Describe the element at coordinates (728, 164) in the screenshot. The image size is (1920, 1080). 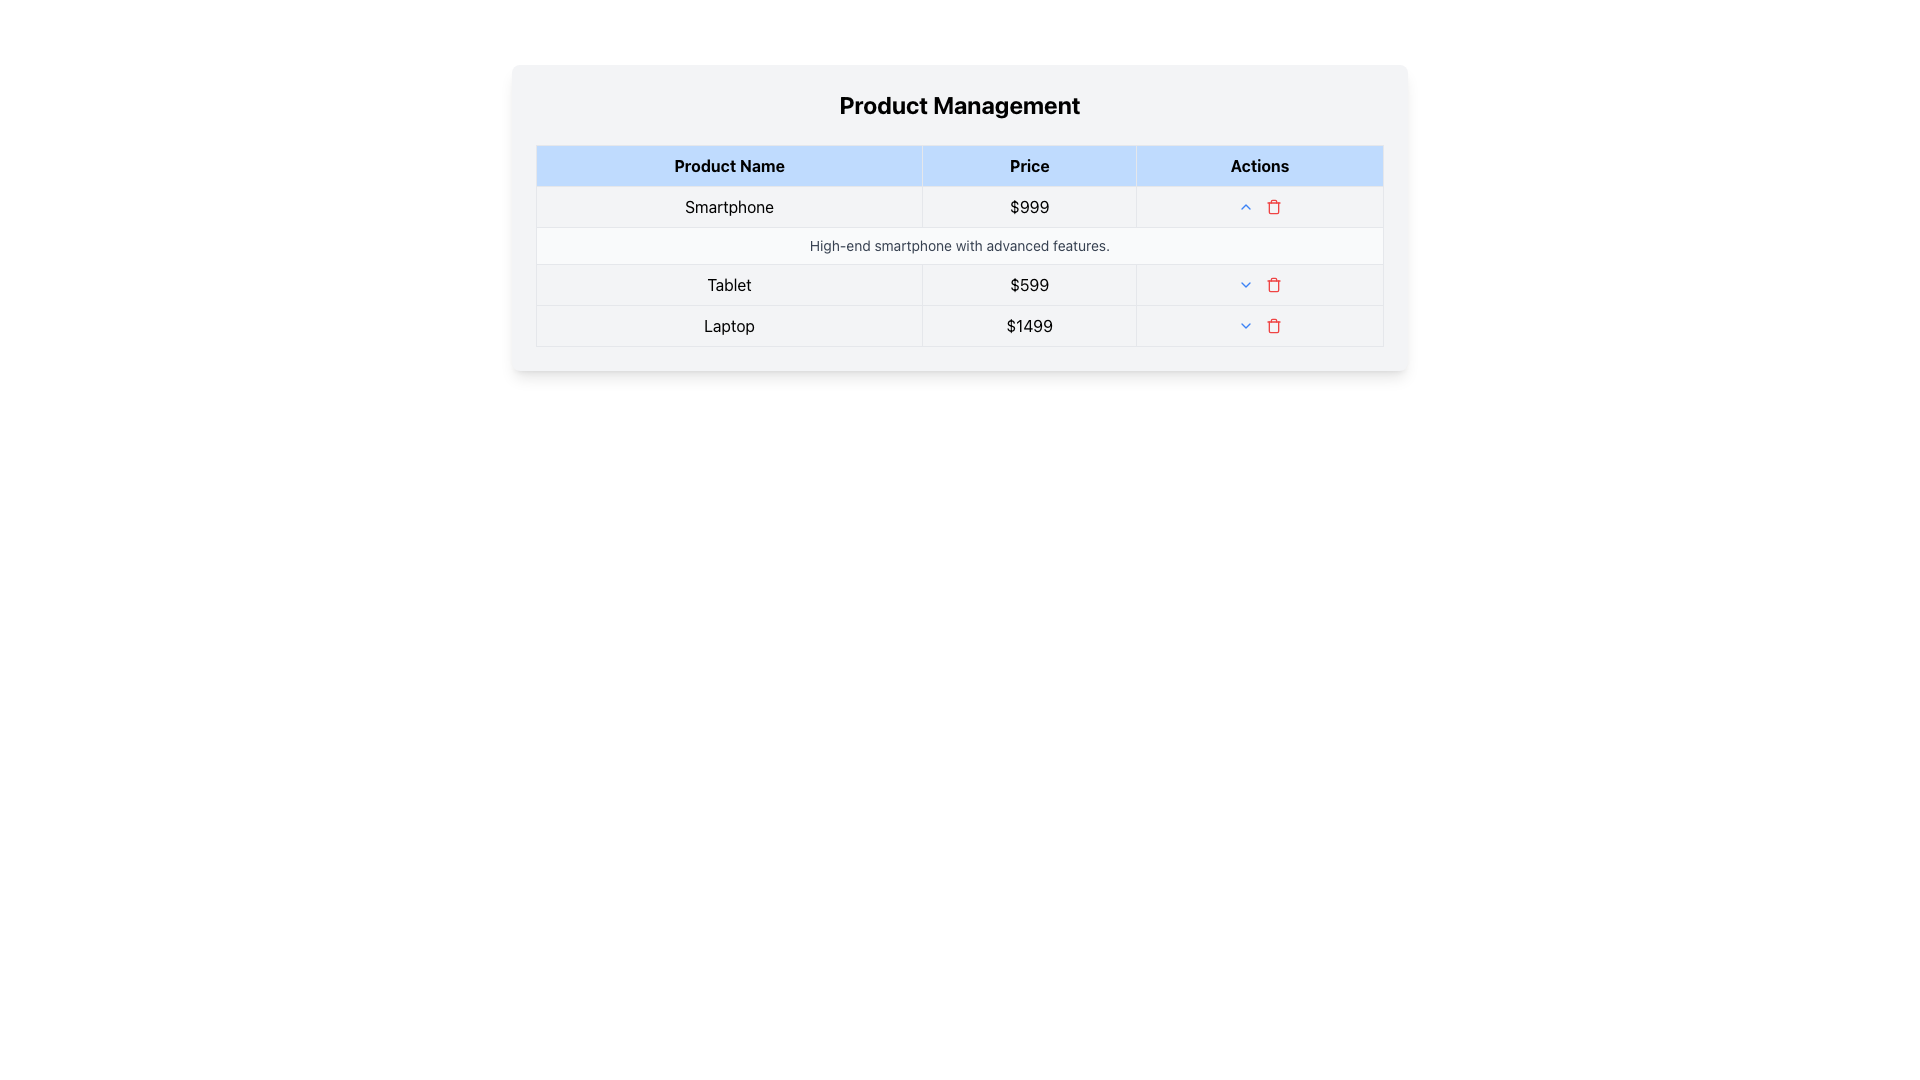
I see `the column header text 'Product Name' in the table header cell with a light blue background and bold black text` at that location.